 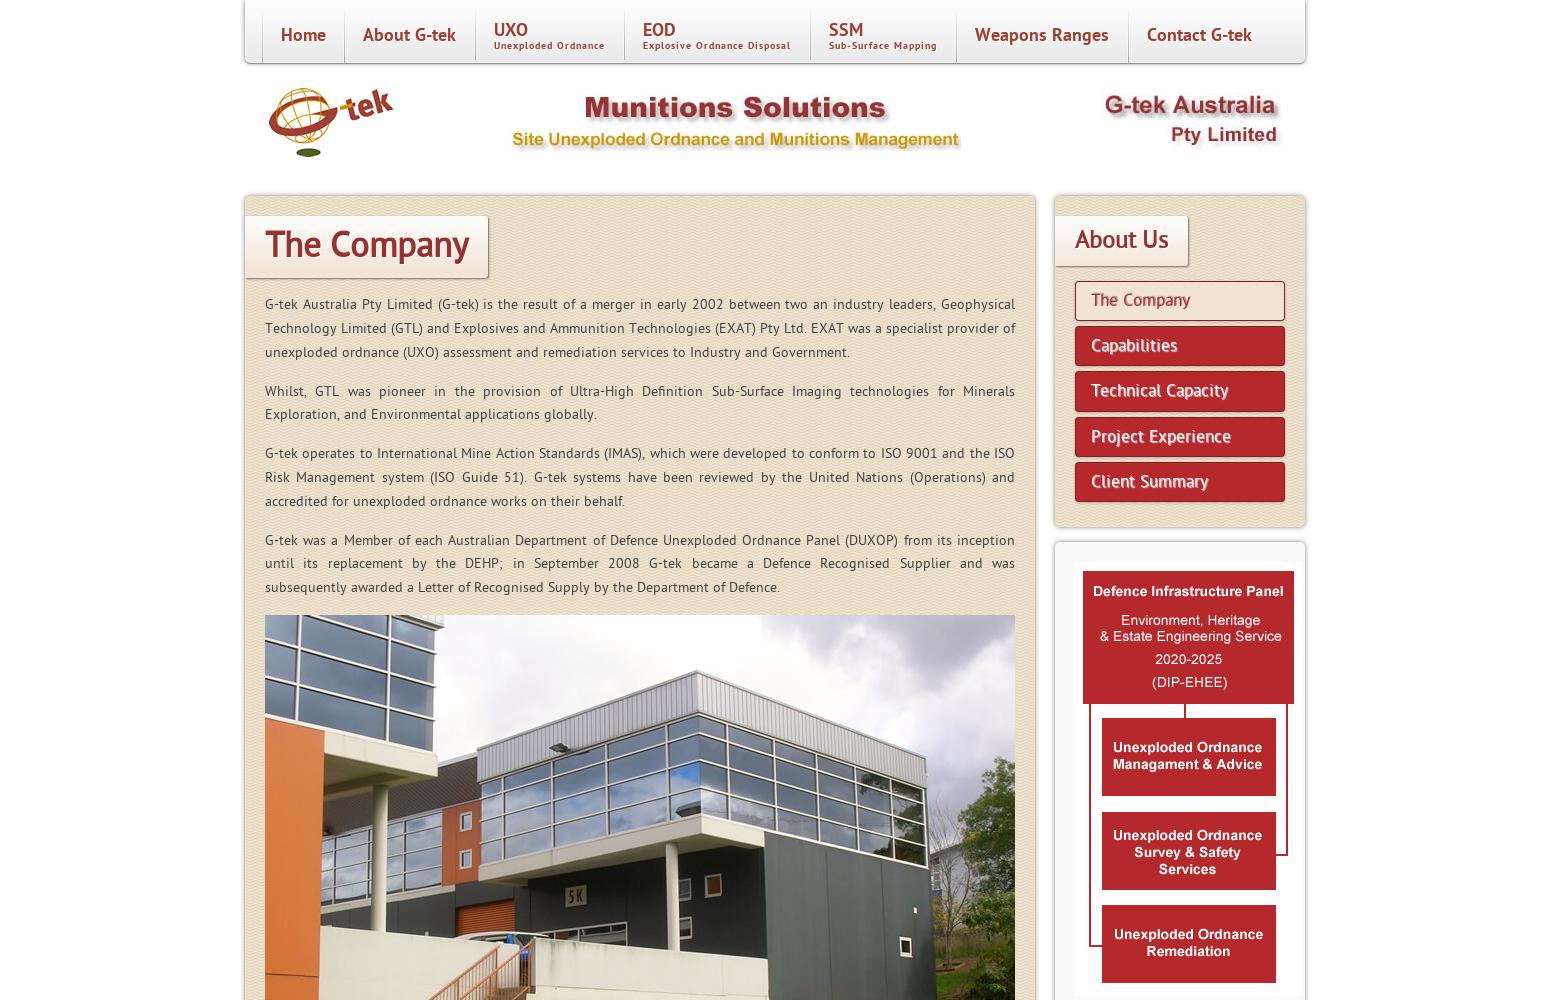 I want to click on 'Whilst, GTL was pioneer in the provision of Ultra-High Definition Sub-Surface Imaging technologies for Minerals Exploration, and Environmental applications globally.', so click(x=638, y=402).